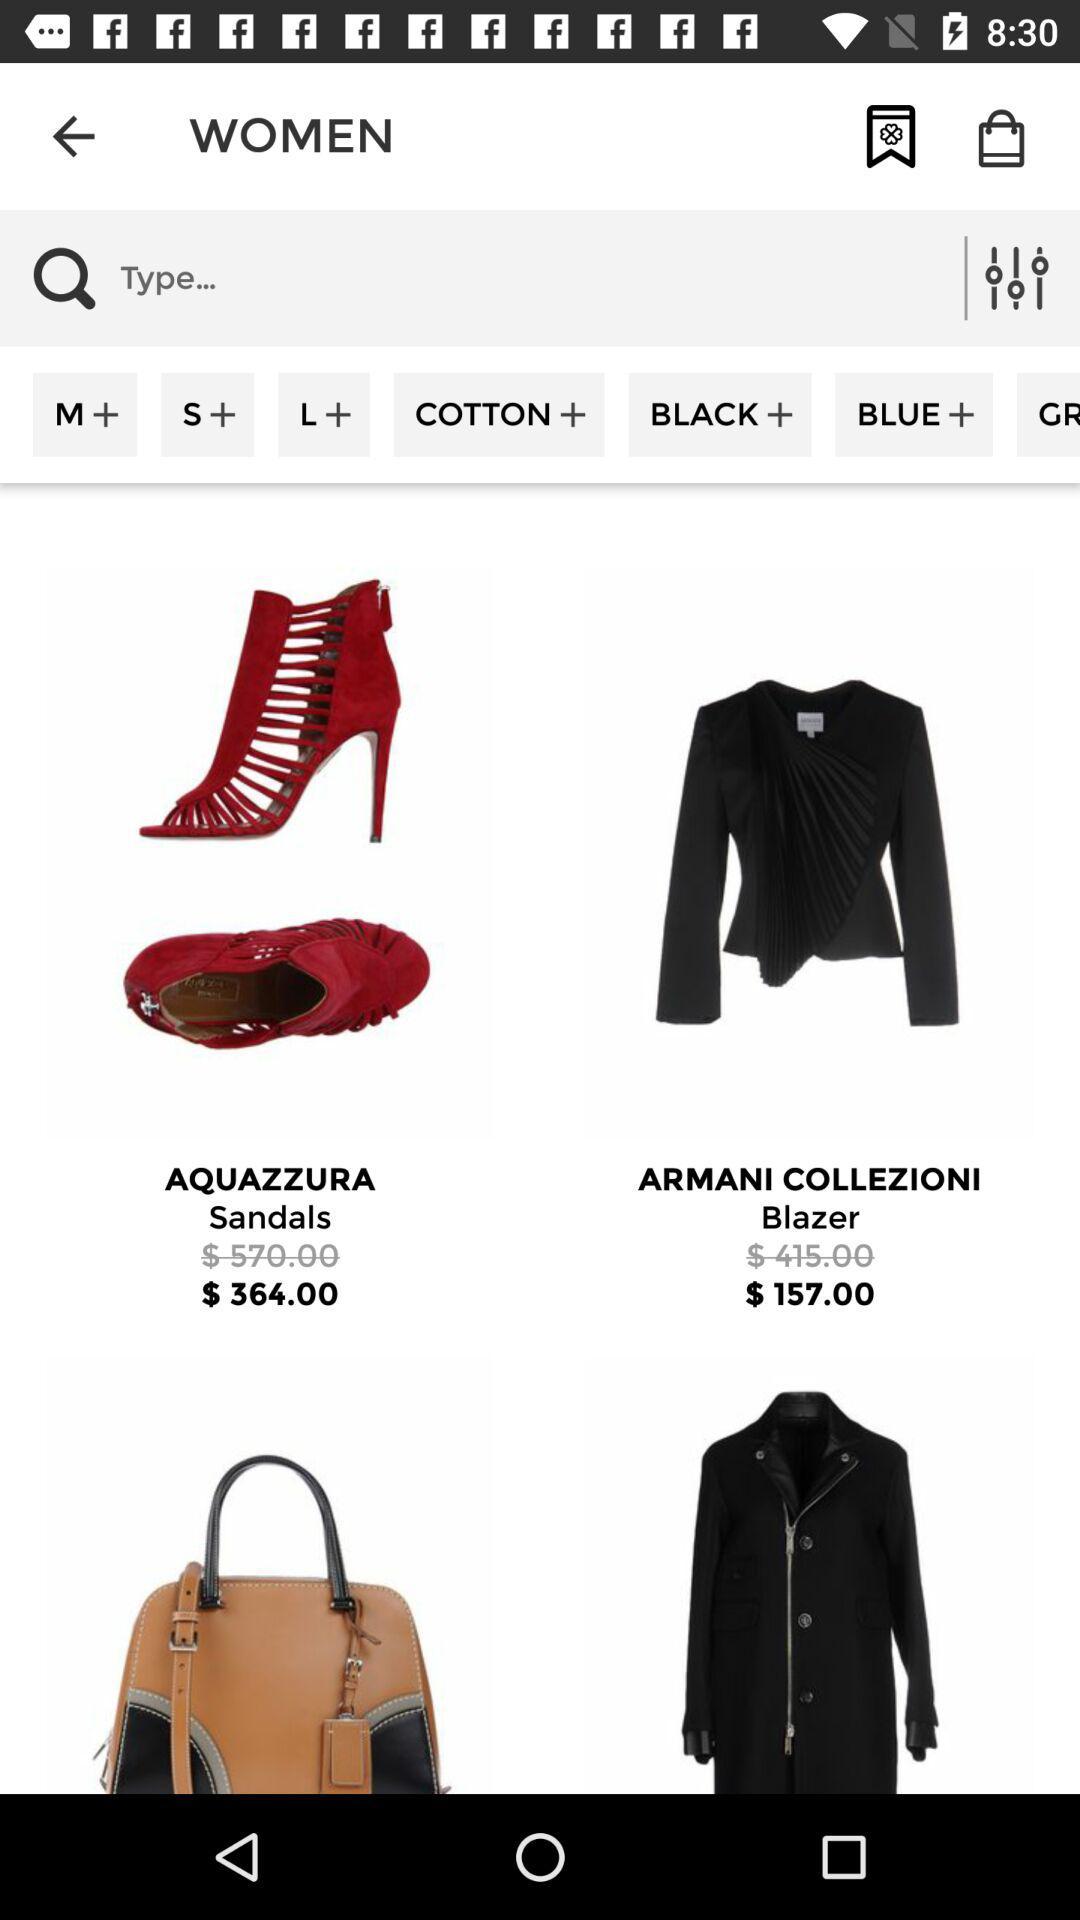  I want to click on icon to the left of the blue, so click(720, 413).